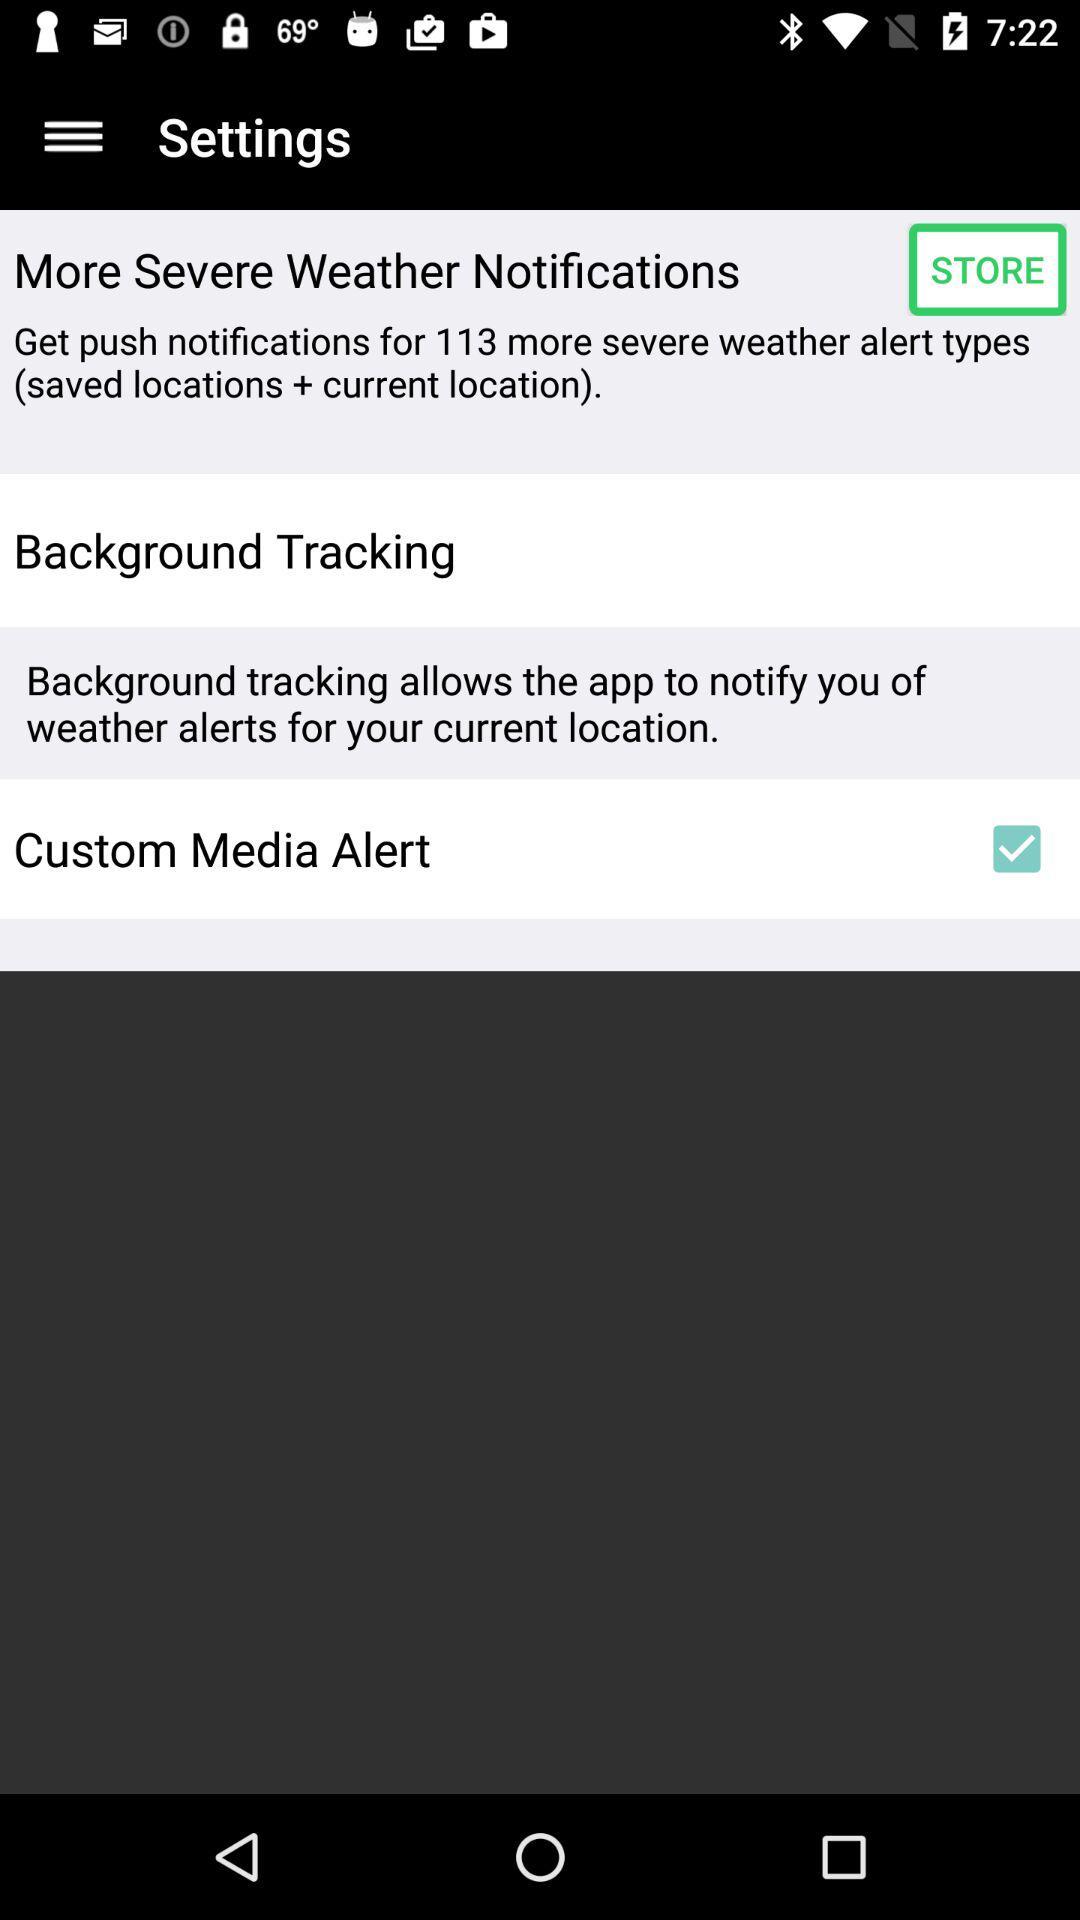  I want to click on icon above the get push notifications item, so click(986, 268).